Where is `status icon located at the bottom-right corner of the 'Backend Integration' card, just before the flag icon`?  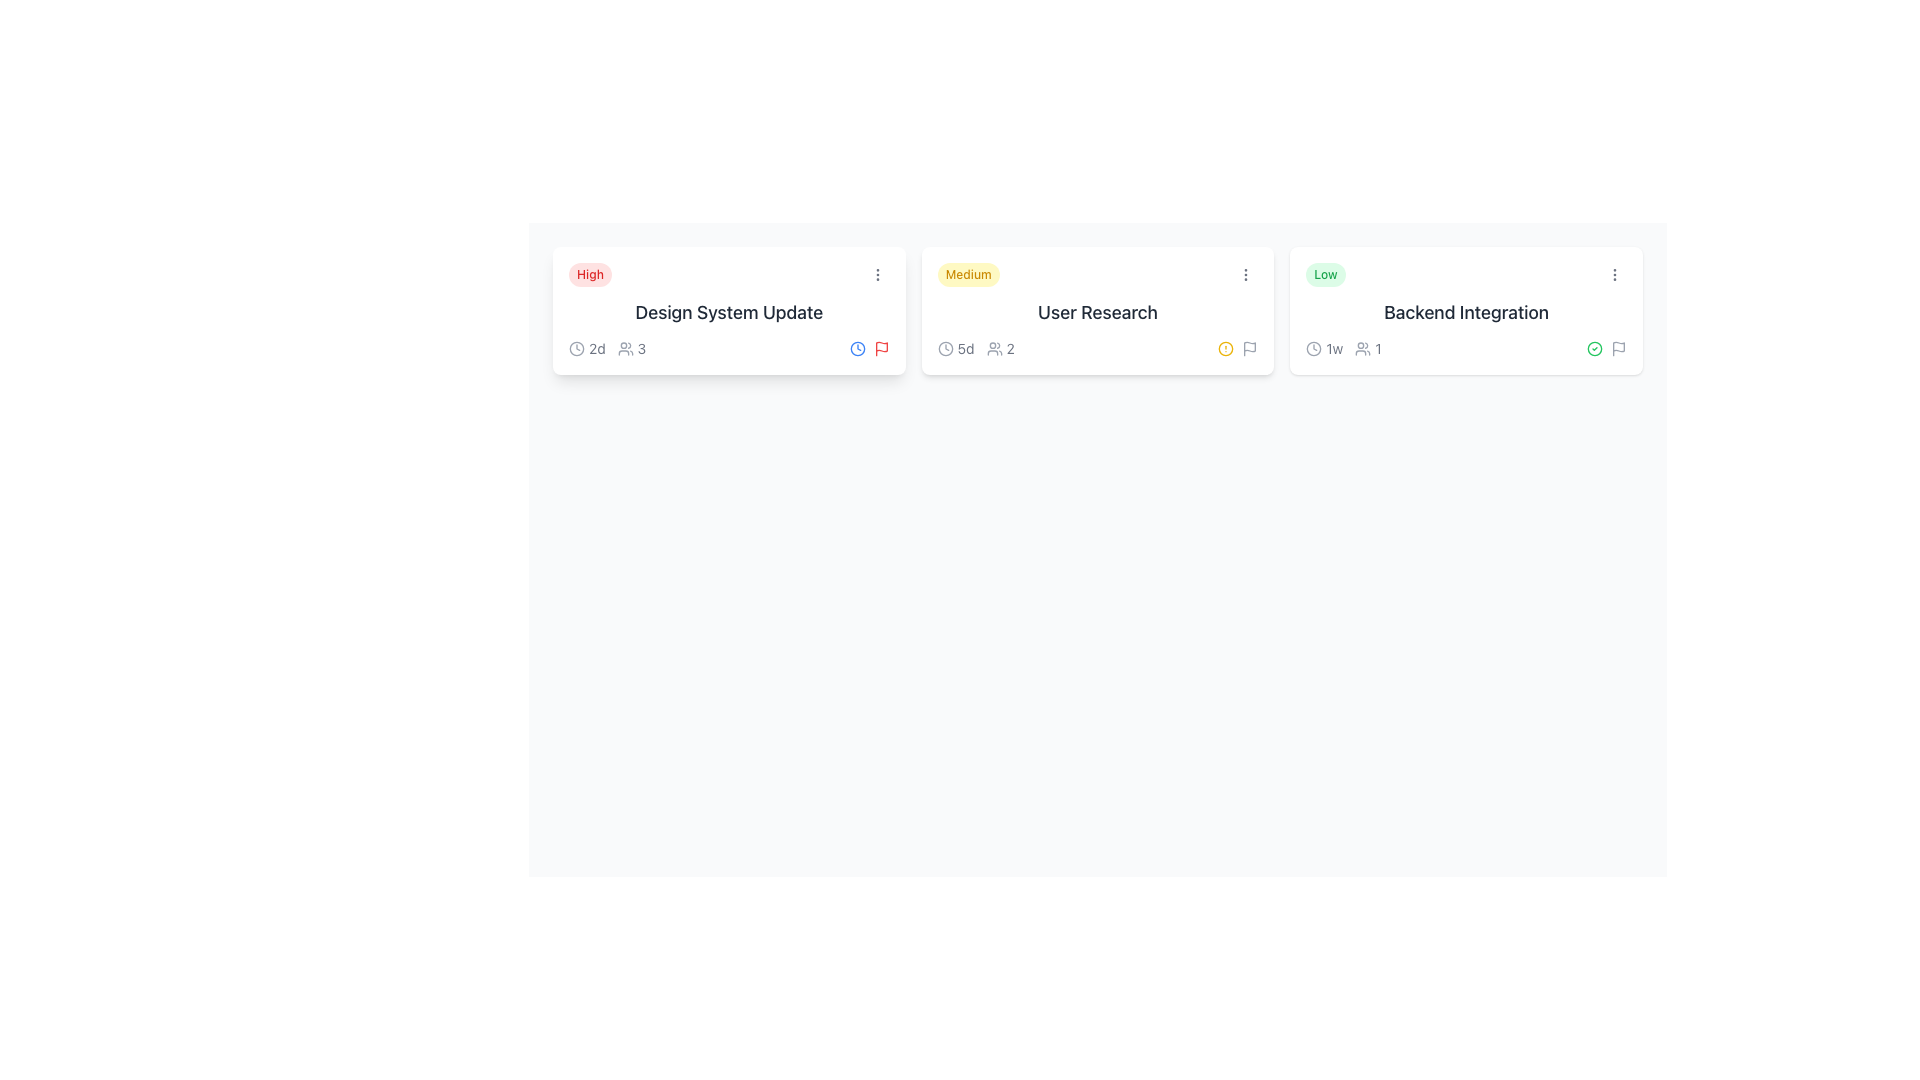 status icon located at the bottom-right corner of the 'Backend Integration' card, just before the flag icon is located at coordinates (1593, 347).